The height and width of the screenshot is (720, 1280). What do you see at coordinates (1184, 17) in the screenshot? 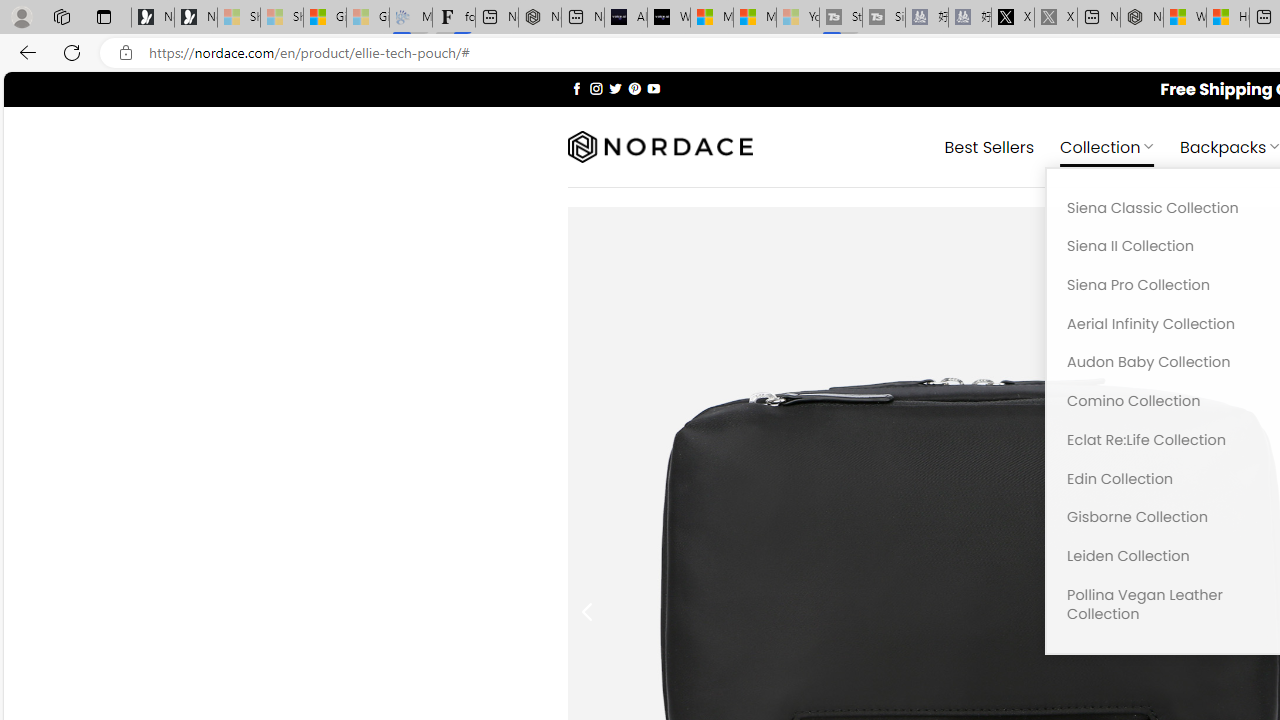
I see `'Wildlife - MSN'` at bounding box center [1184, 17].